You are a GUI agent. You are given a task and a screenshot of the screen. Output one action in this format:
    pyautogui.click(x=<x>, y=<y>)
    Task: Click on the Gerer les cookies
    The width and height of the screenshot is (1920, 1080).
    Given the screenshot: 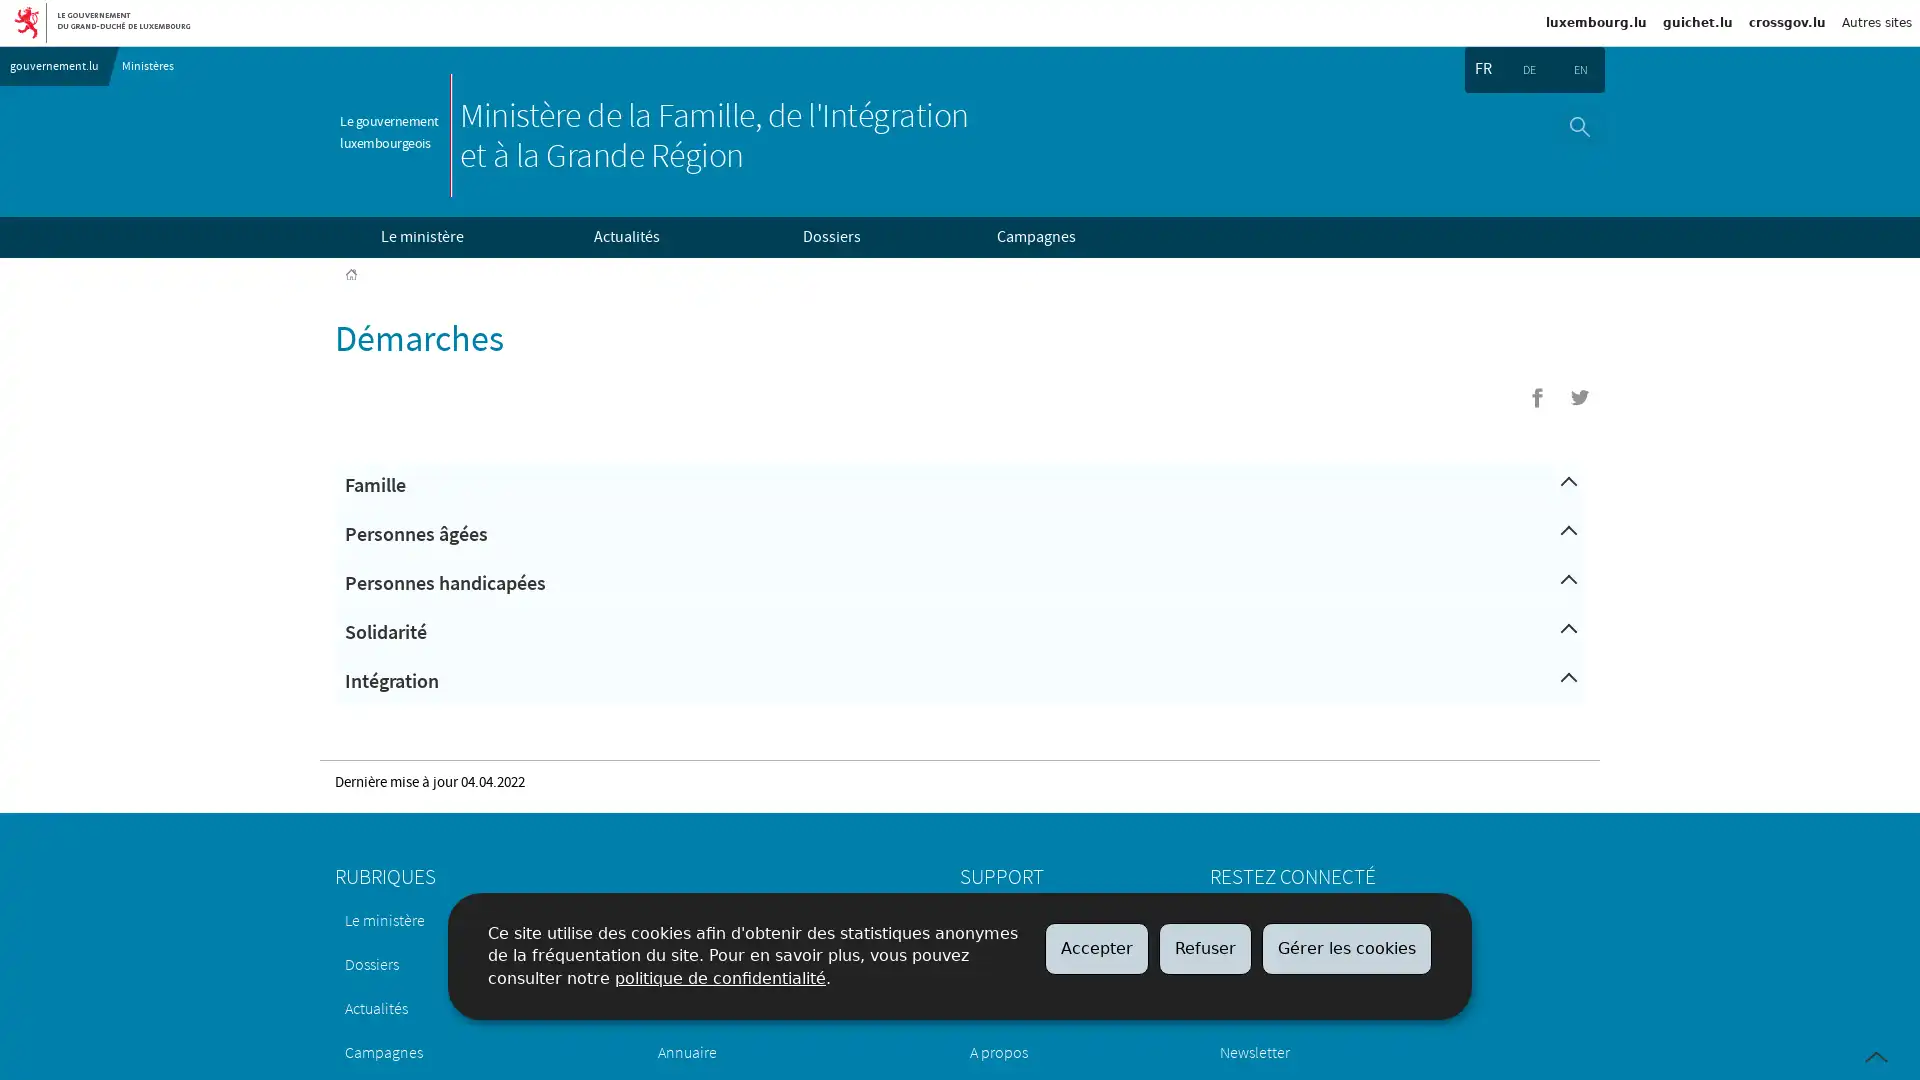 What is the action you would take?
    pyautogui.click(x=1347, y=947)
    